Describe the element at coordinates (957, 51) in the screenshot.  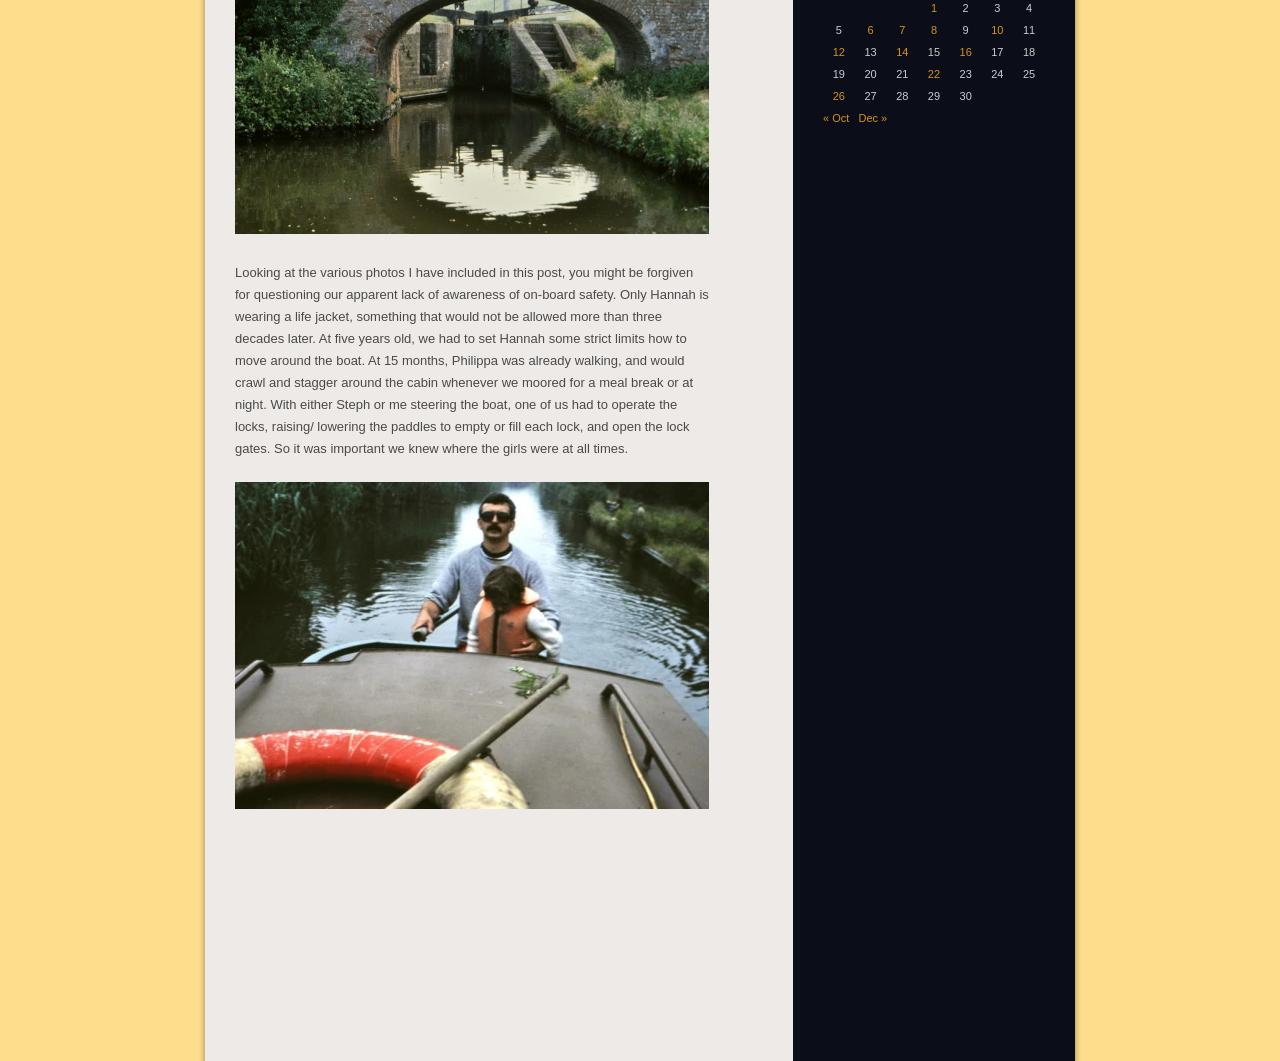
I see `'16'` at that location.